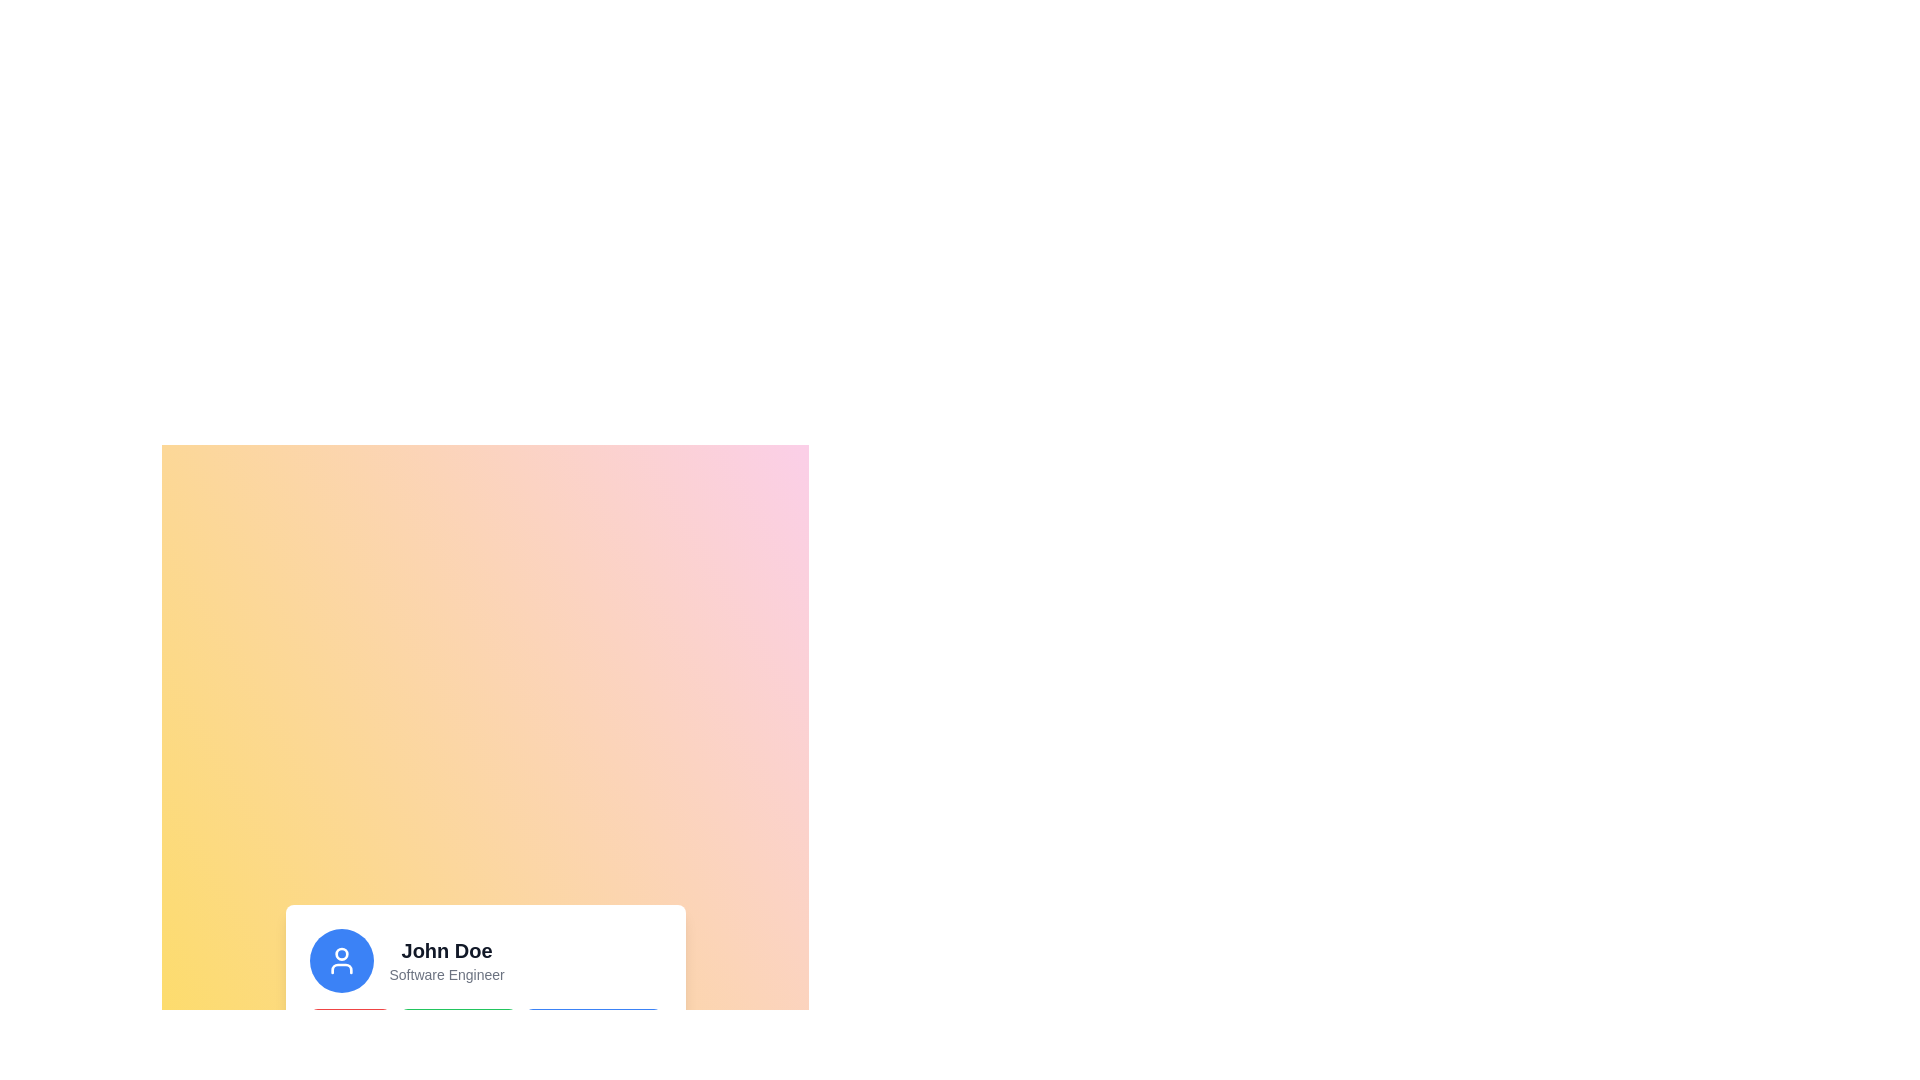 Image resolution: width=1920 pixels, height=1080 pixels. Describe the element at coordinates (446, 959) in the screenshot. I see `the text label that displays the user's name and job title, located to the right of a circular blue icon with a user symbol` at that location.